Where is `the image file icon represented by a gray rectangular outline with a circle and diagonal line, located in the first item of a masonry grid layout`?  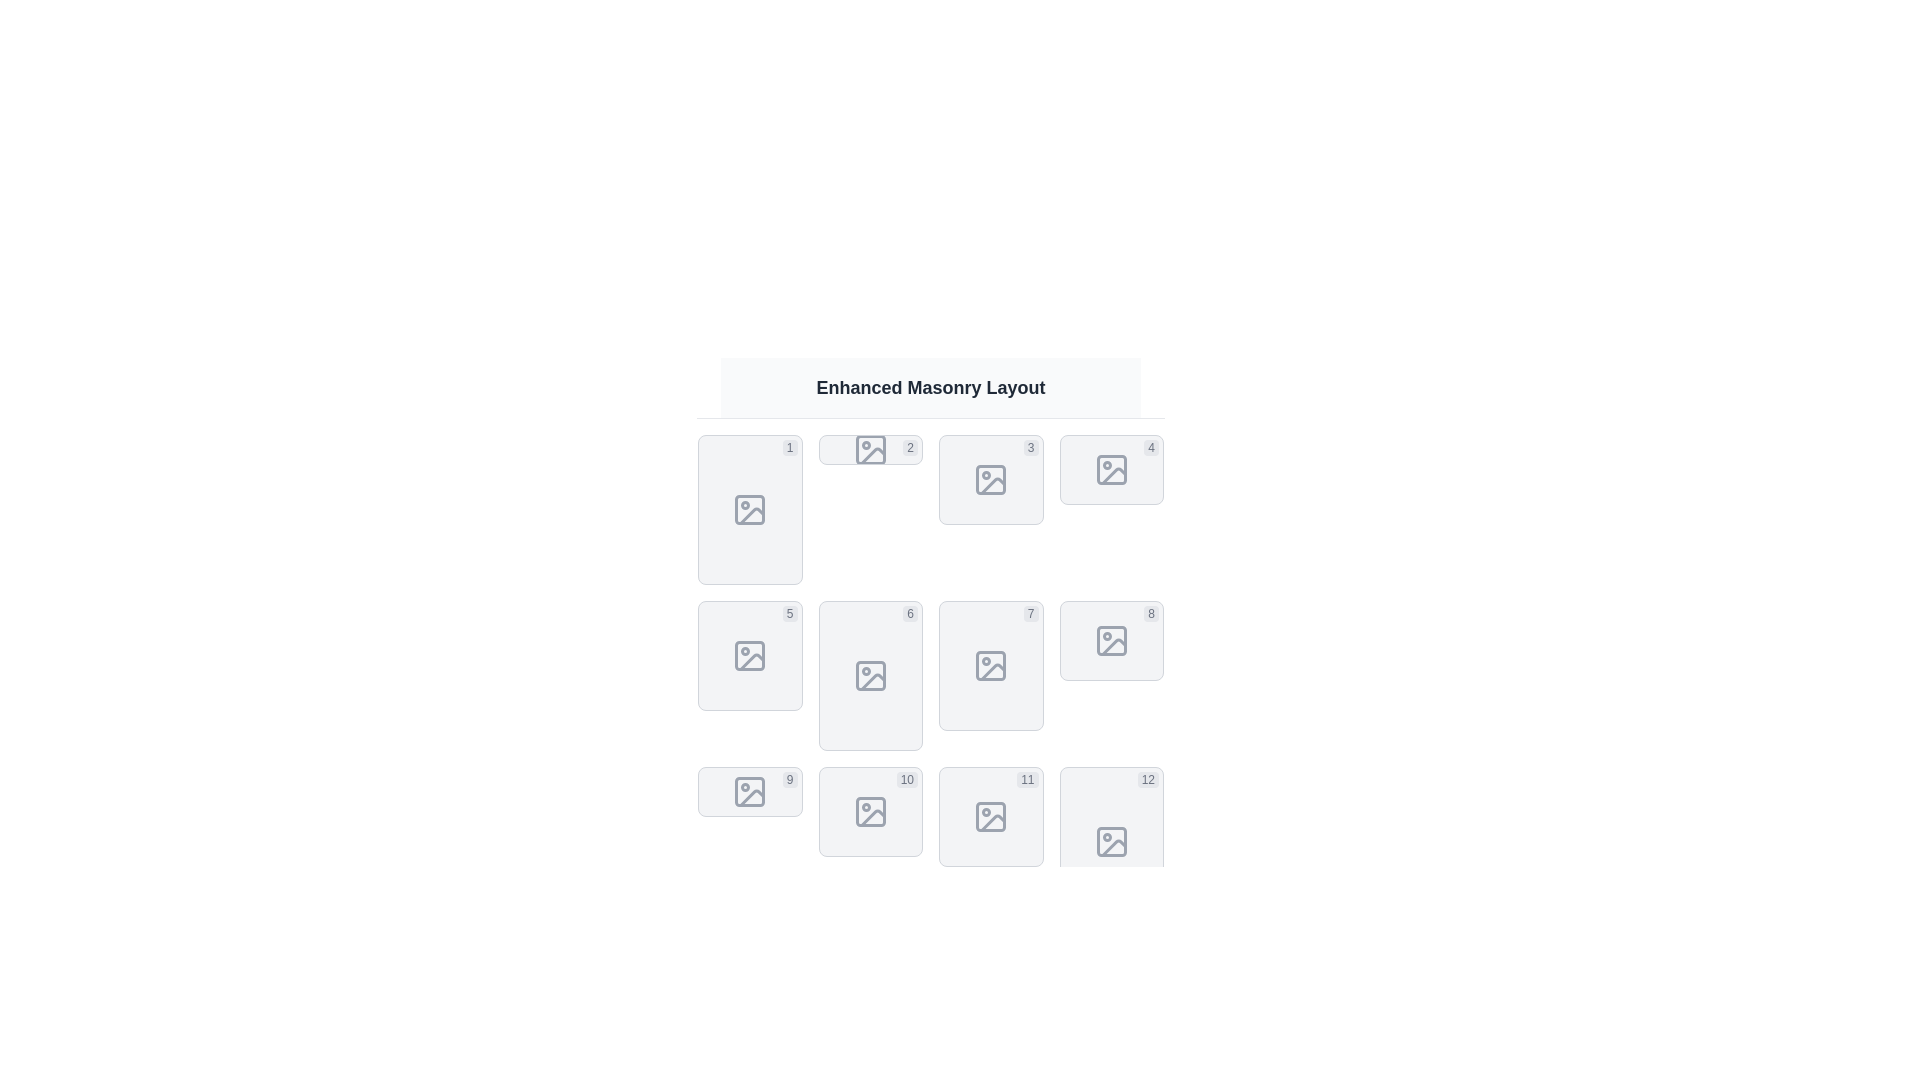 the image file icon represented by a gray rectangular outline with a circle and diagonal line, located in the first item of a masonry grid layout is located at coordinates (749, 508).